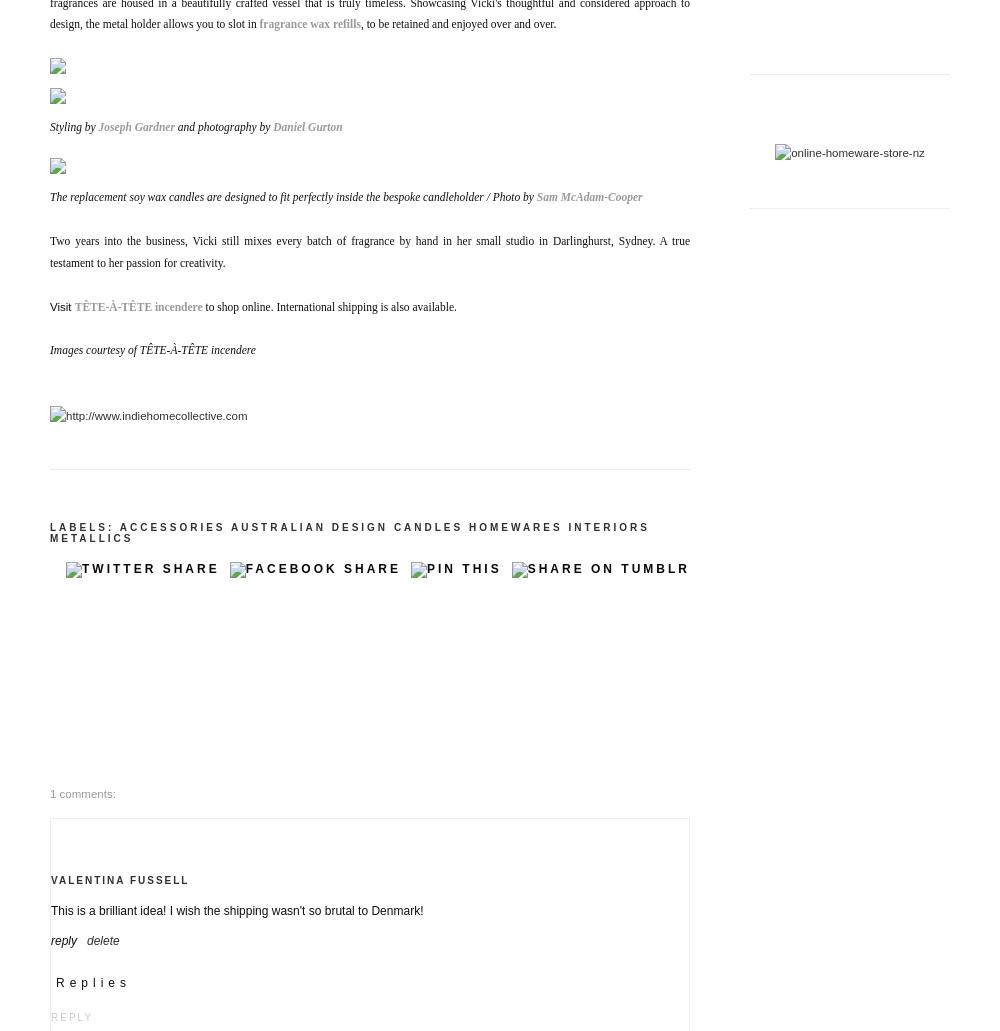  What do you see at coordinates (607, 525) in the screenshot?
I see `'Interiors'` at bounding box center [607, 525].